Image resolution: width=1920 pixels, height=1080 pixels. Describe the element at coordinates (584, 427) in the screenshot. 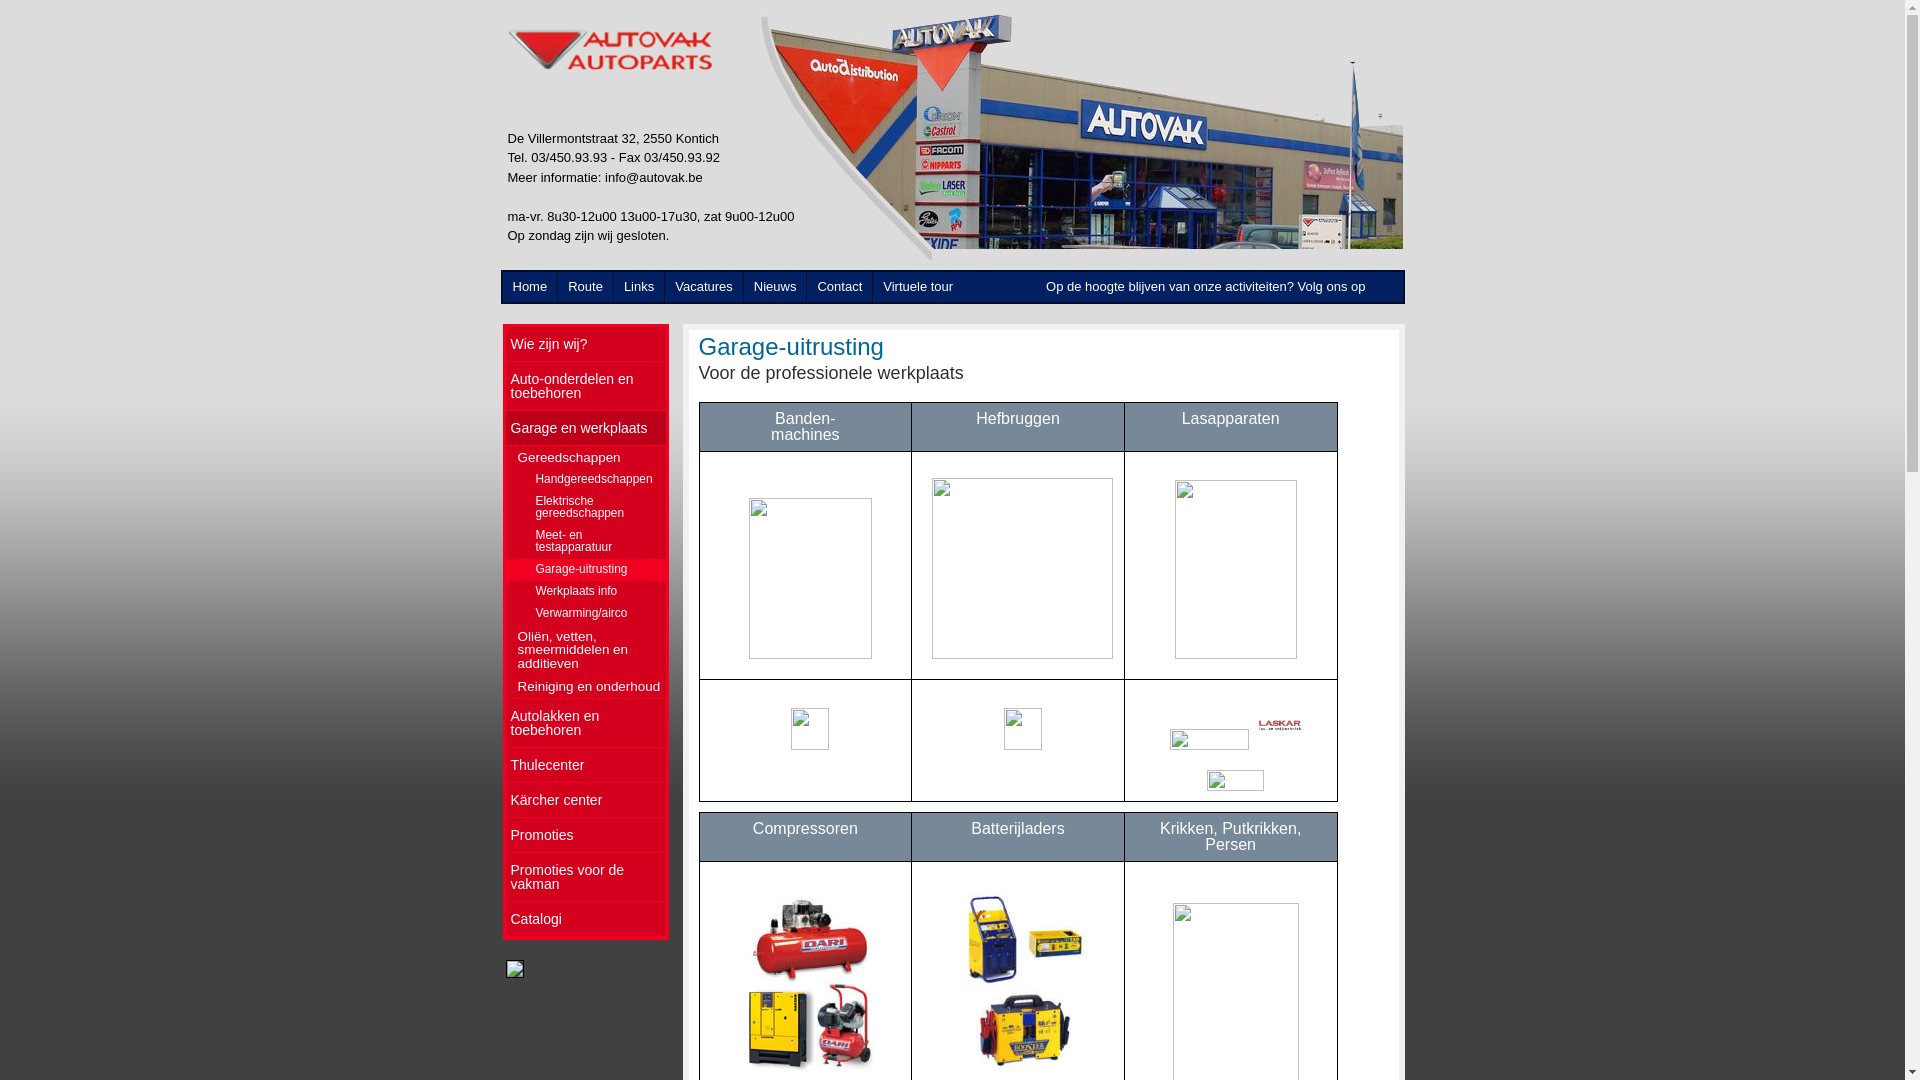

I see `'Garage en werkplaats'` at that location.